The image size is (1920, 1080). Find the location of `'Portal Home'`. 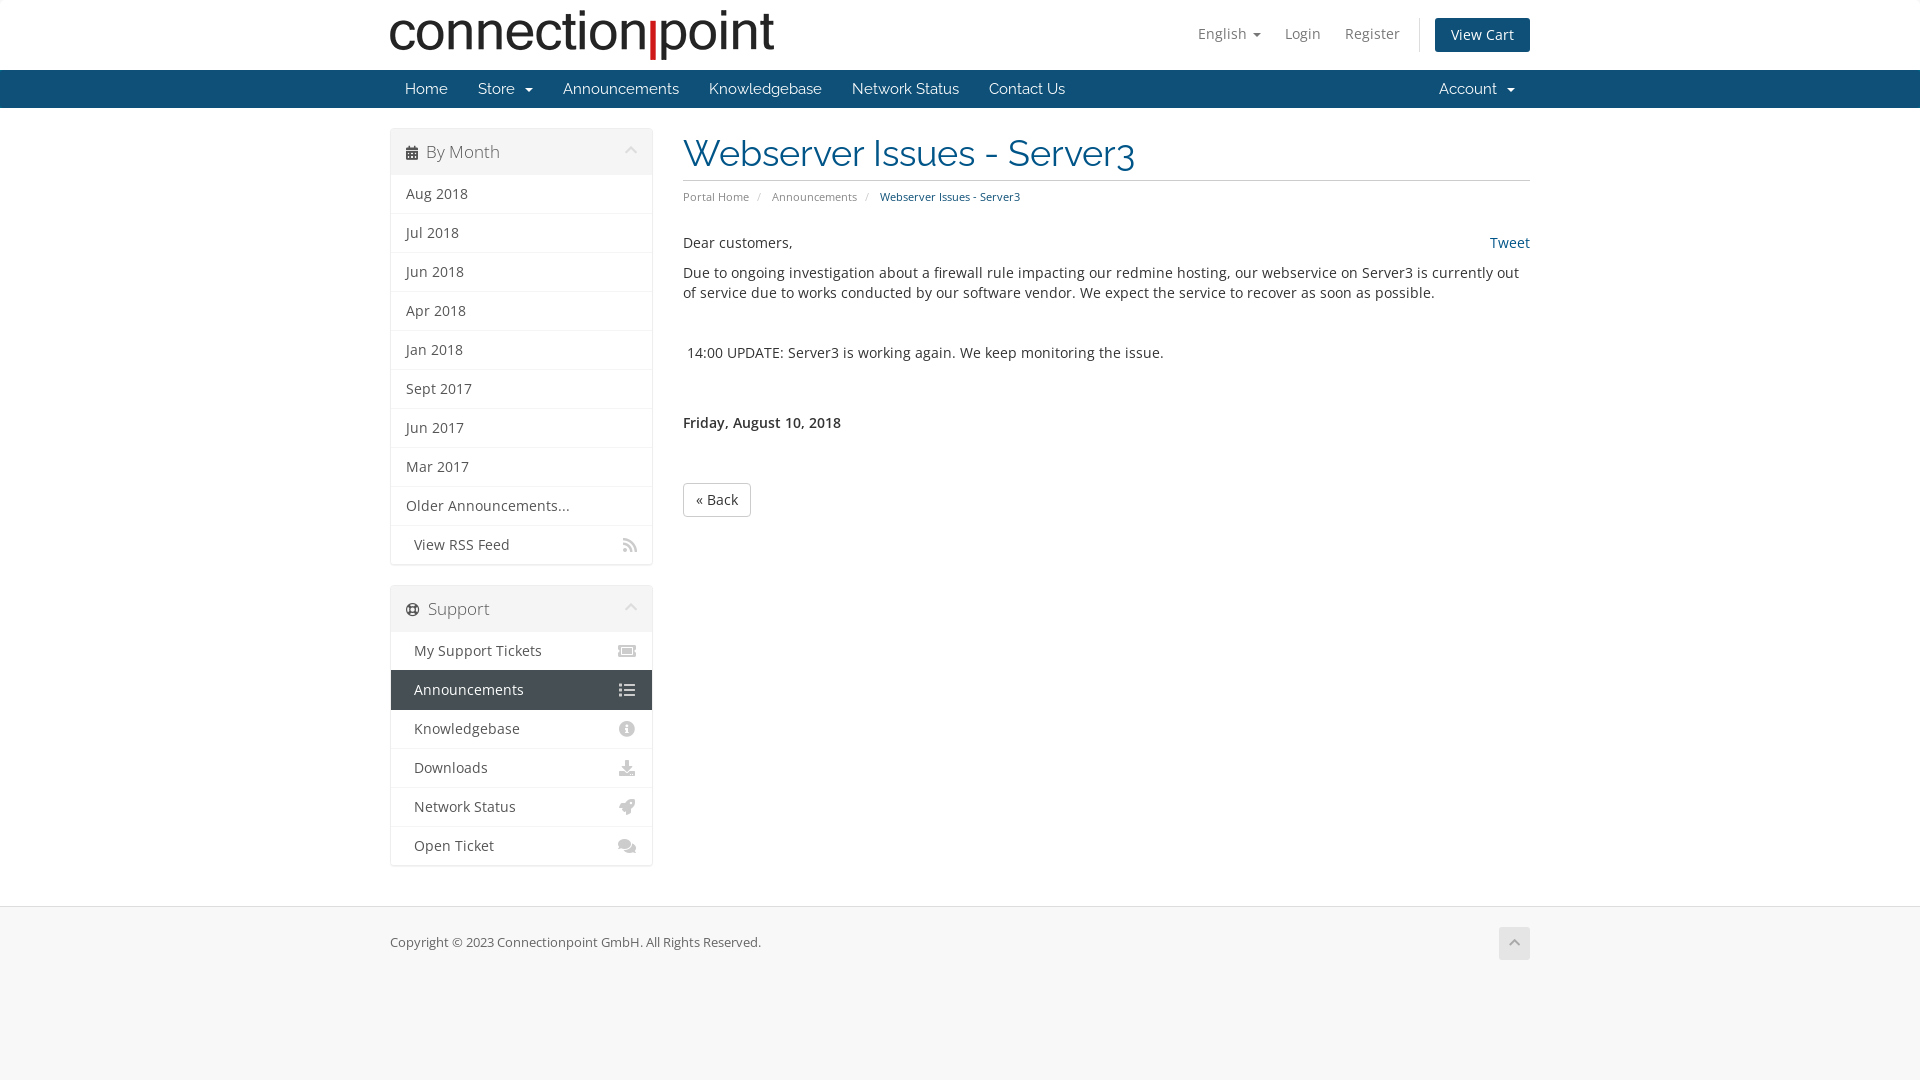

'Portal Home' is located at coordinates (715, 196).